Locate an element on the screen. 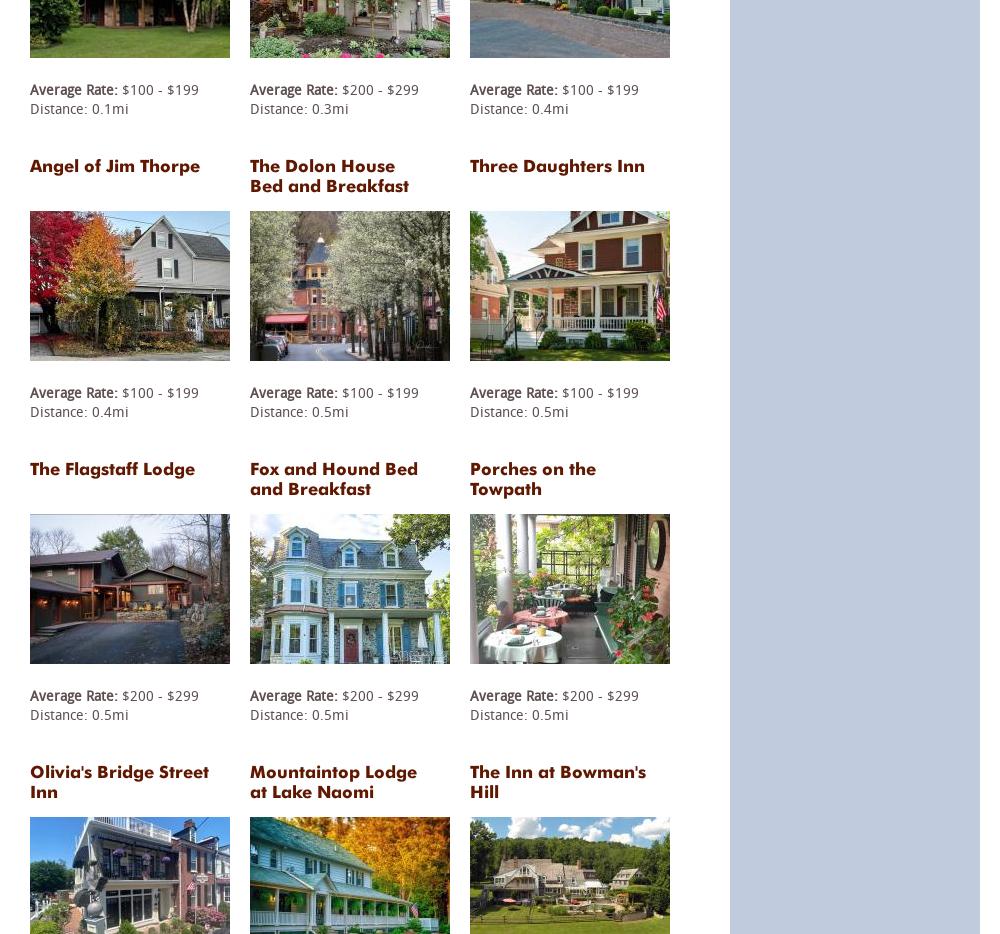 The height and width of the screenshot is (934, 1000). 'Porches on the Towpath' is located at coordinates (533, 477).